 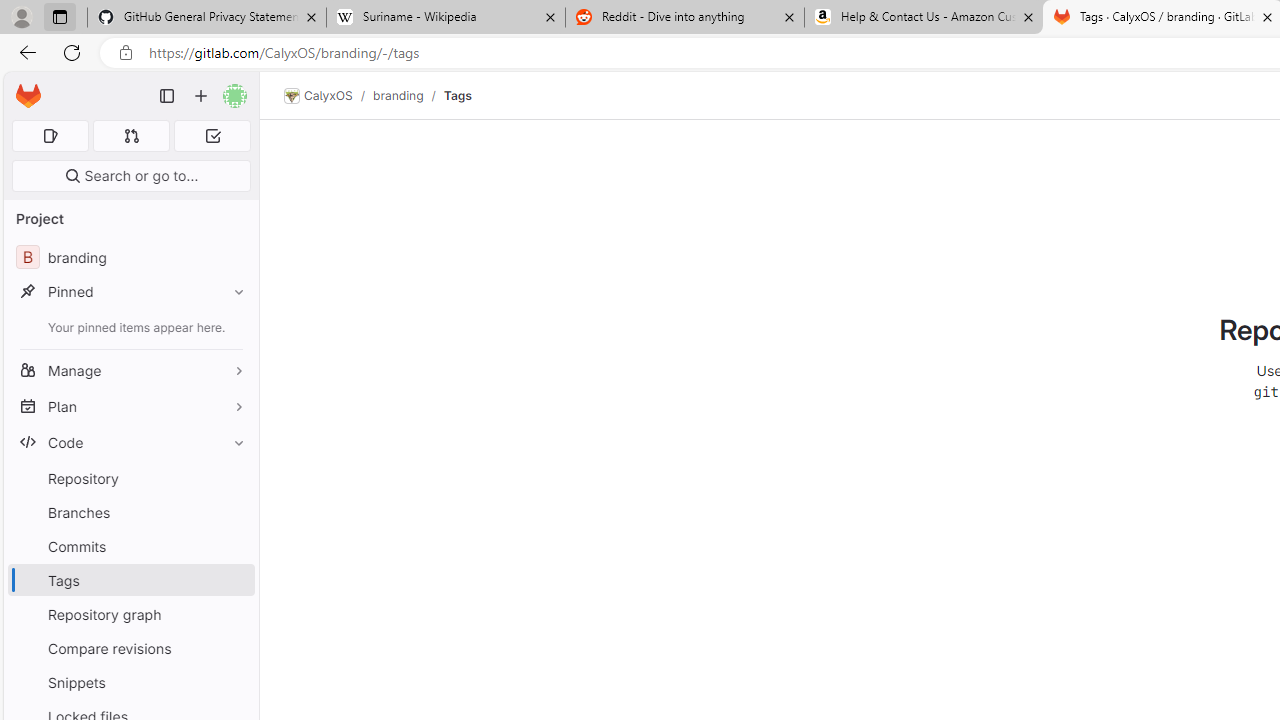 I want to click on 'Commits', so click(x=130, y=546).